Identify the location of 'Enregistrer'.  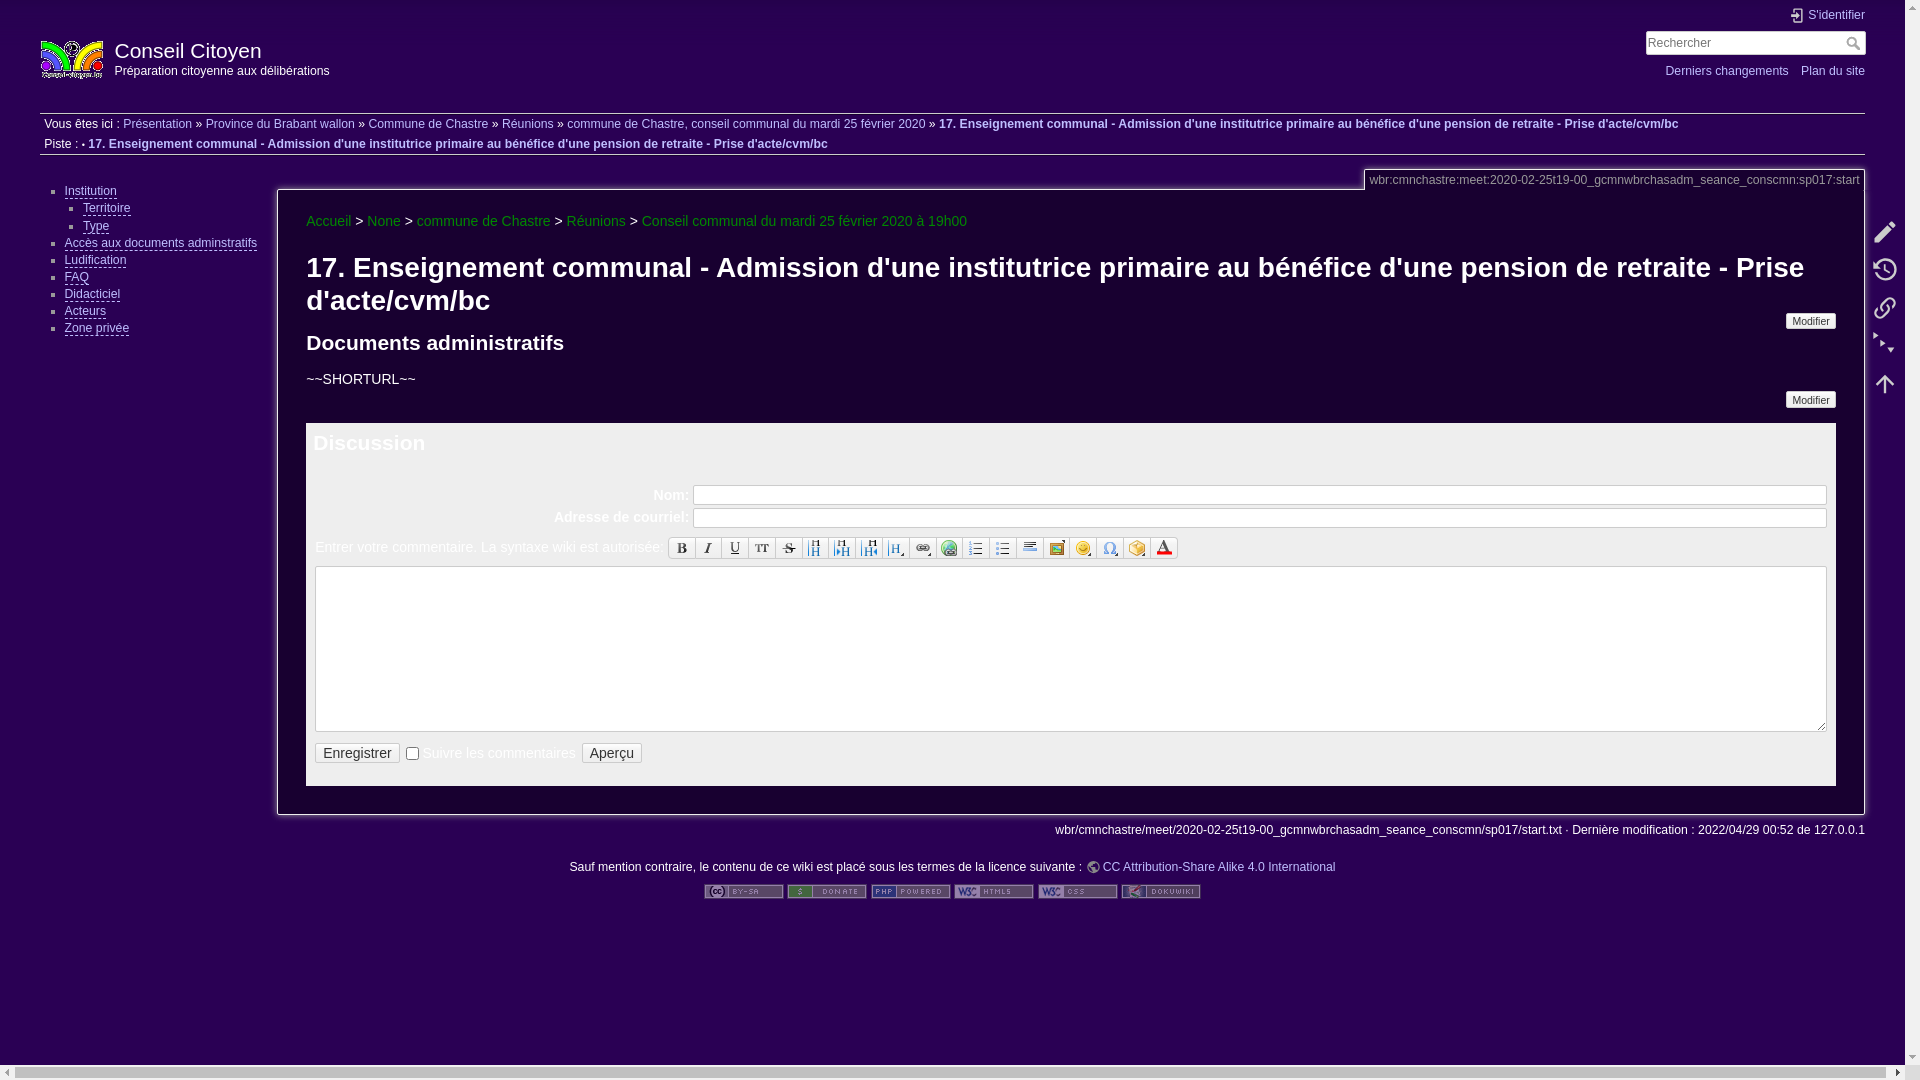
(356, 753).